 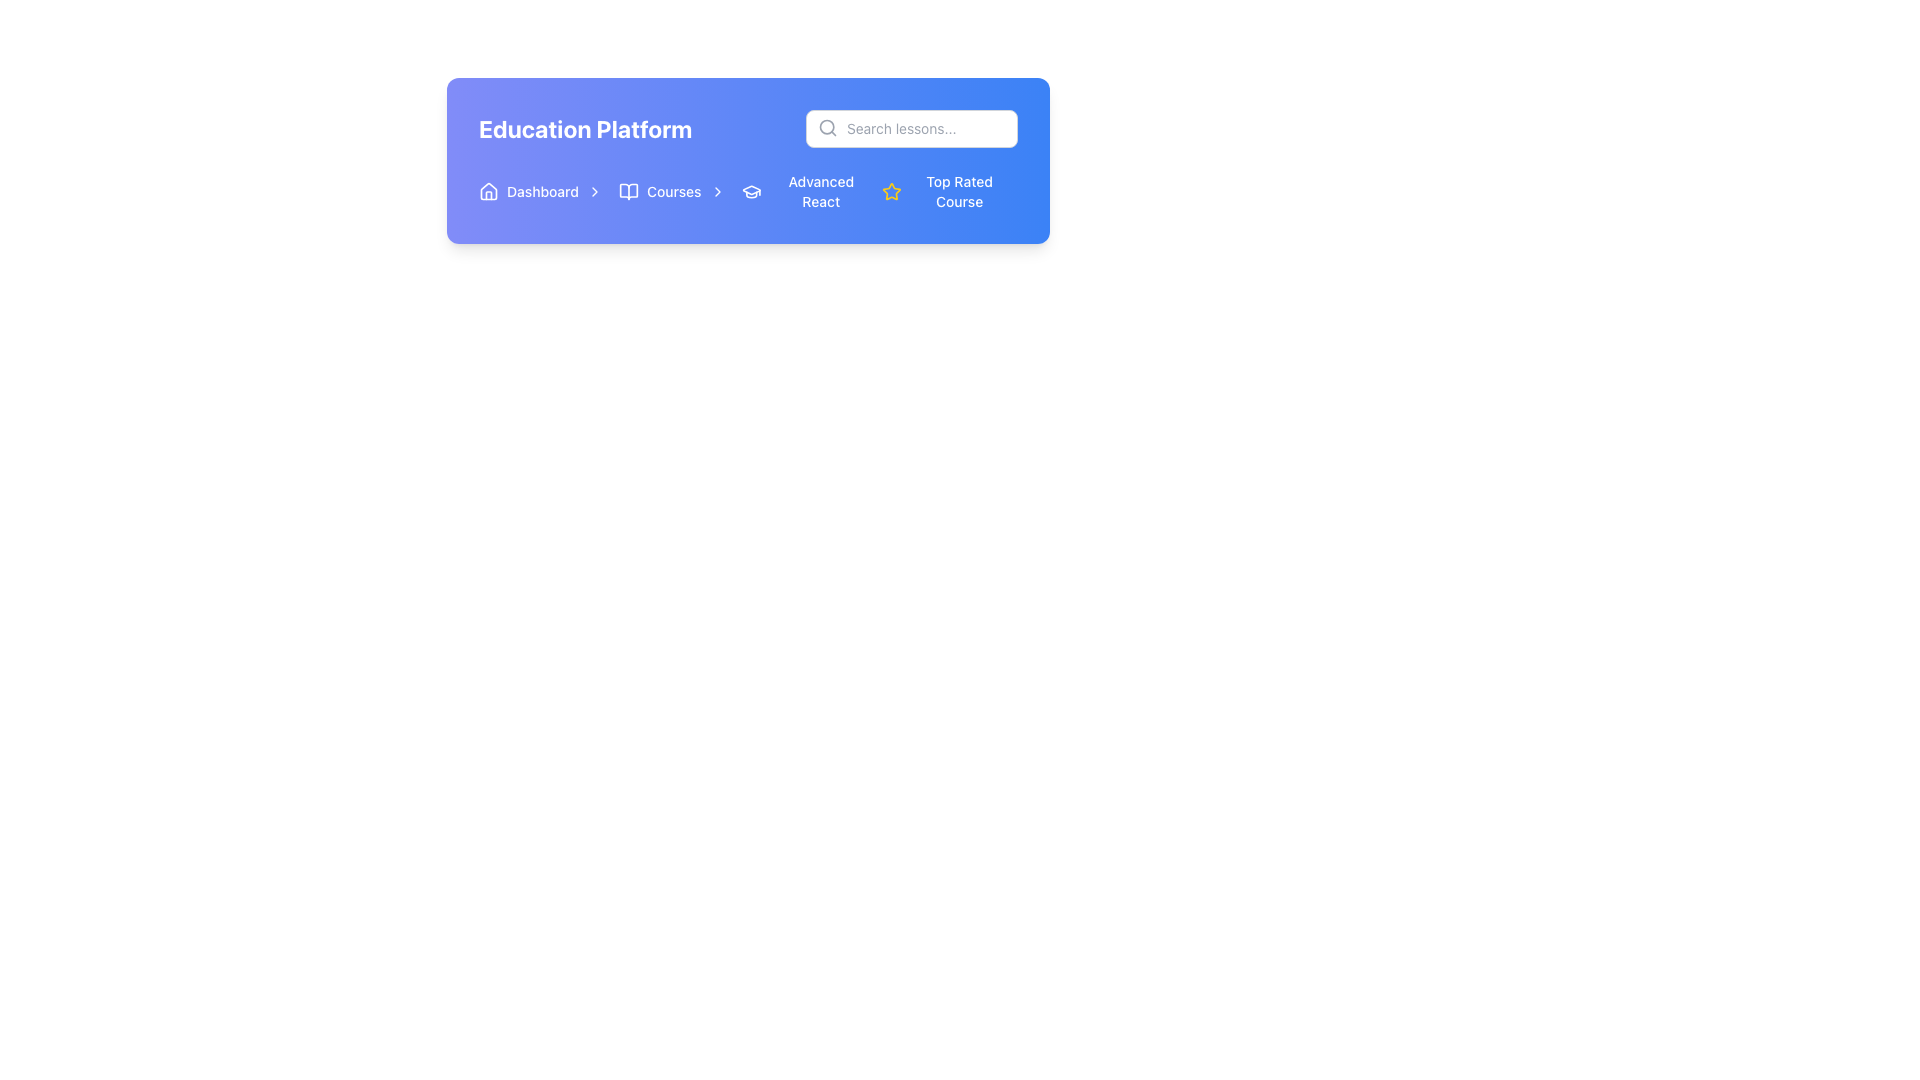 What do you see at coordinates (948, 192) in the screenshot?
I see `the 'Top Rated Course' label with the star icon` at bounding box center [948, 192].